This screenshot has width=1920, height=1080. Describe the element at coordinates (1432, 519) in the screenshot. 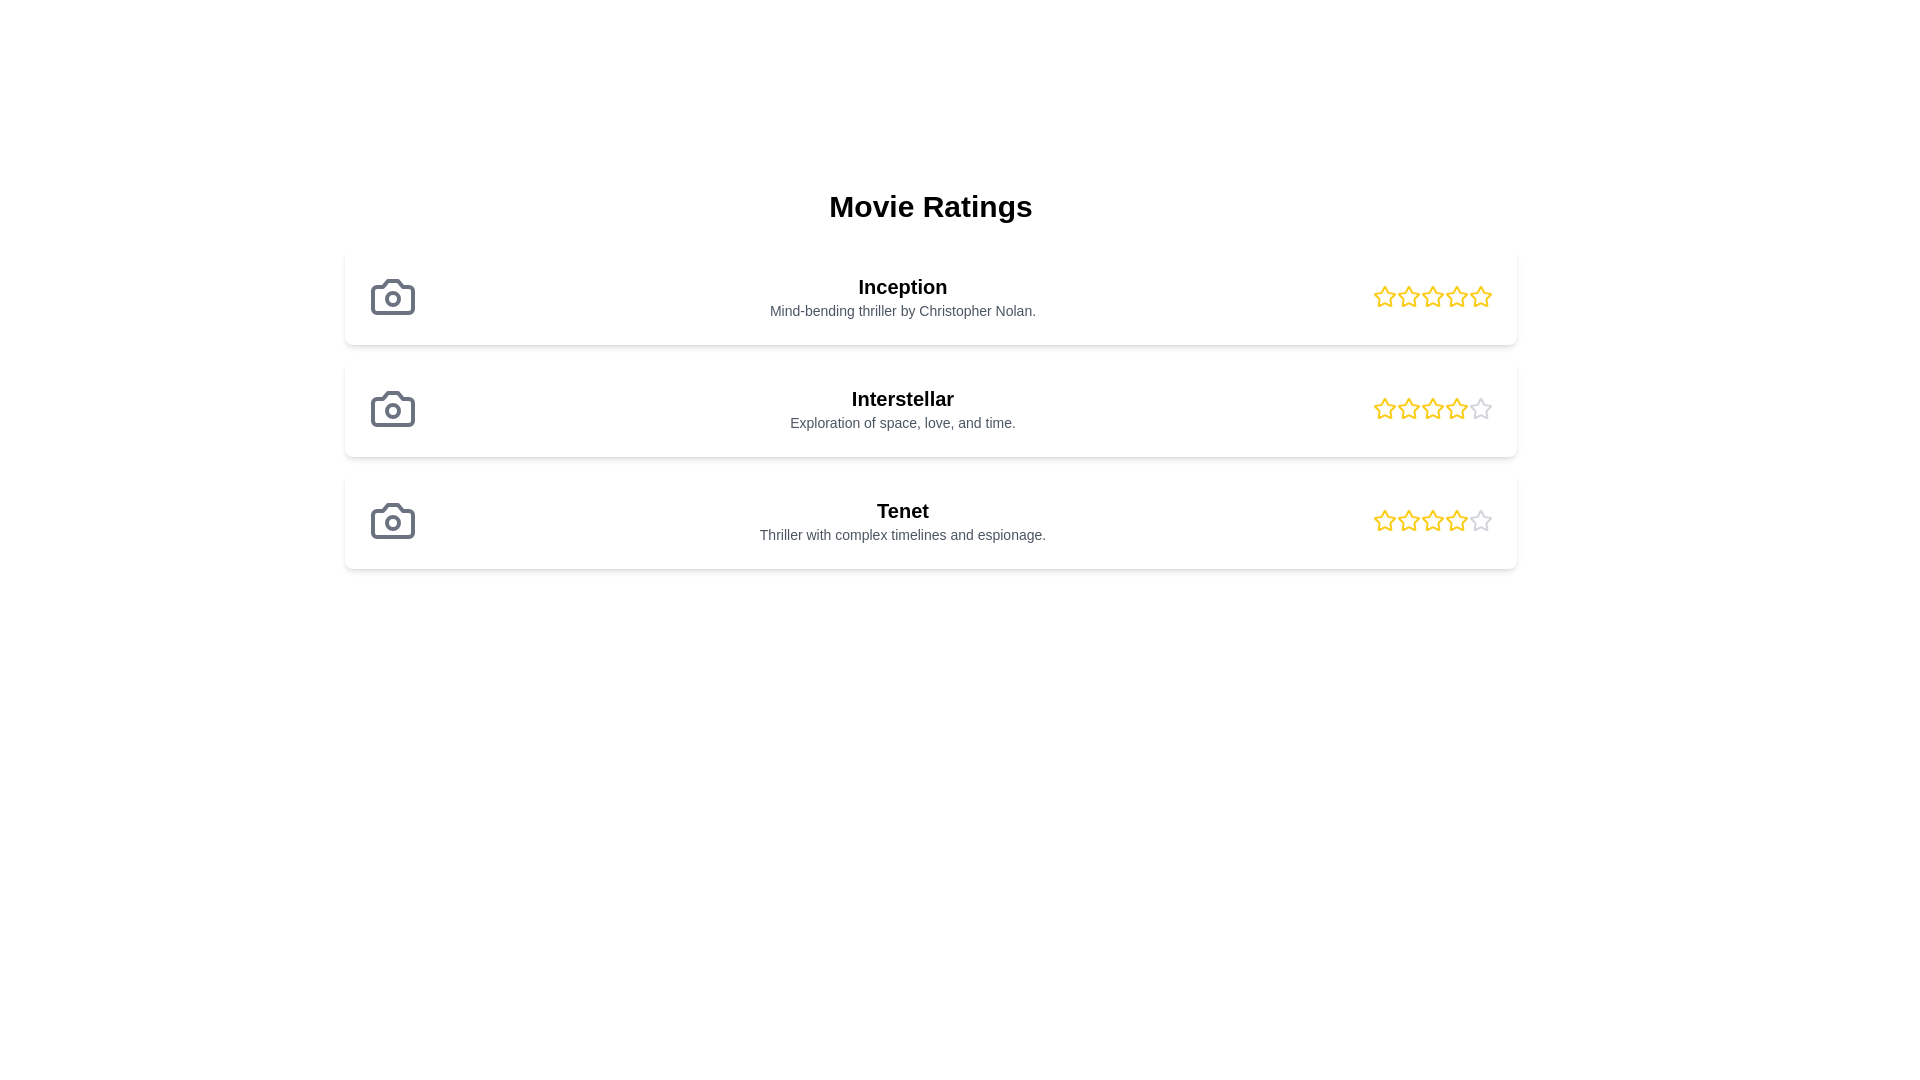

I see `the third star icon in the rating mechanism for the 'Tenet' movie` at that location.